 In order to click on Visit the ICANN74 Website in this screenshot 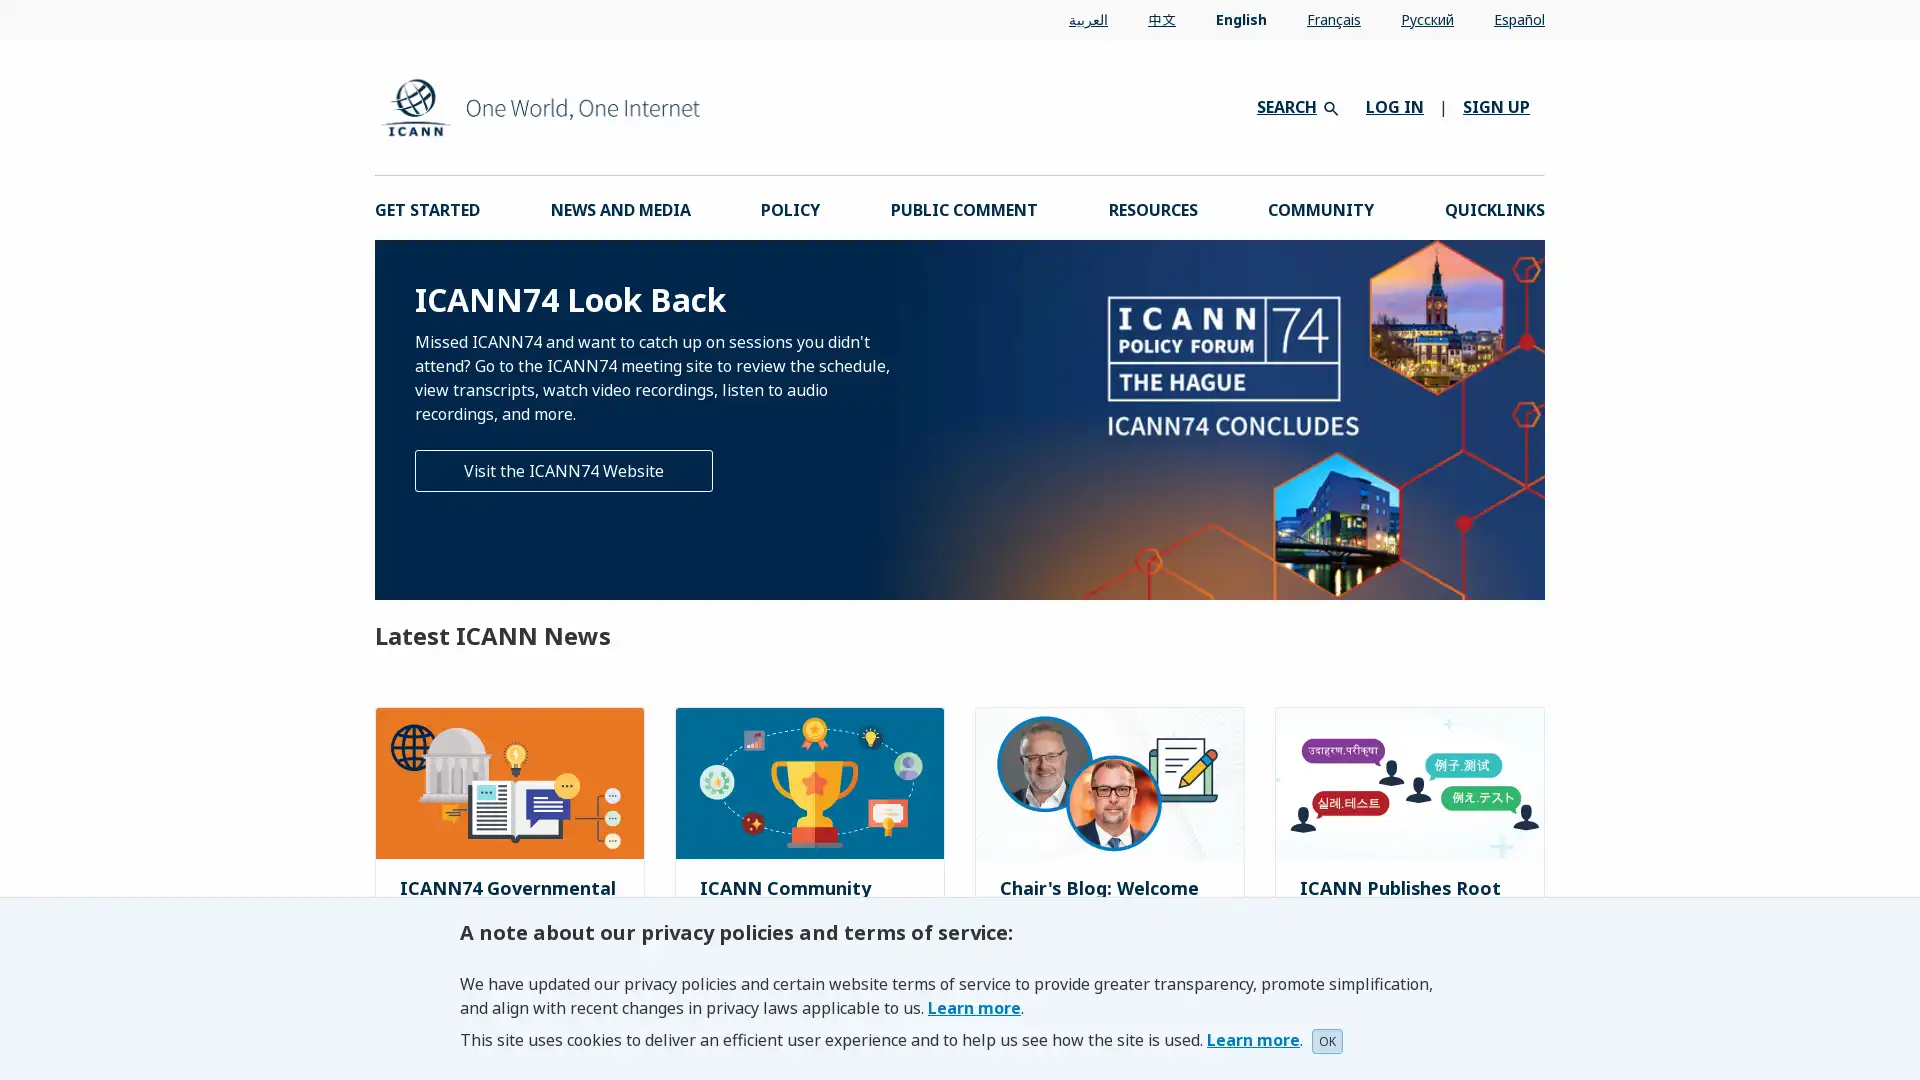, I will do `click(563, 470)`.